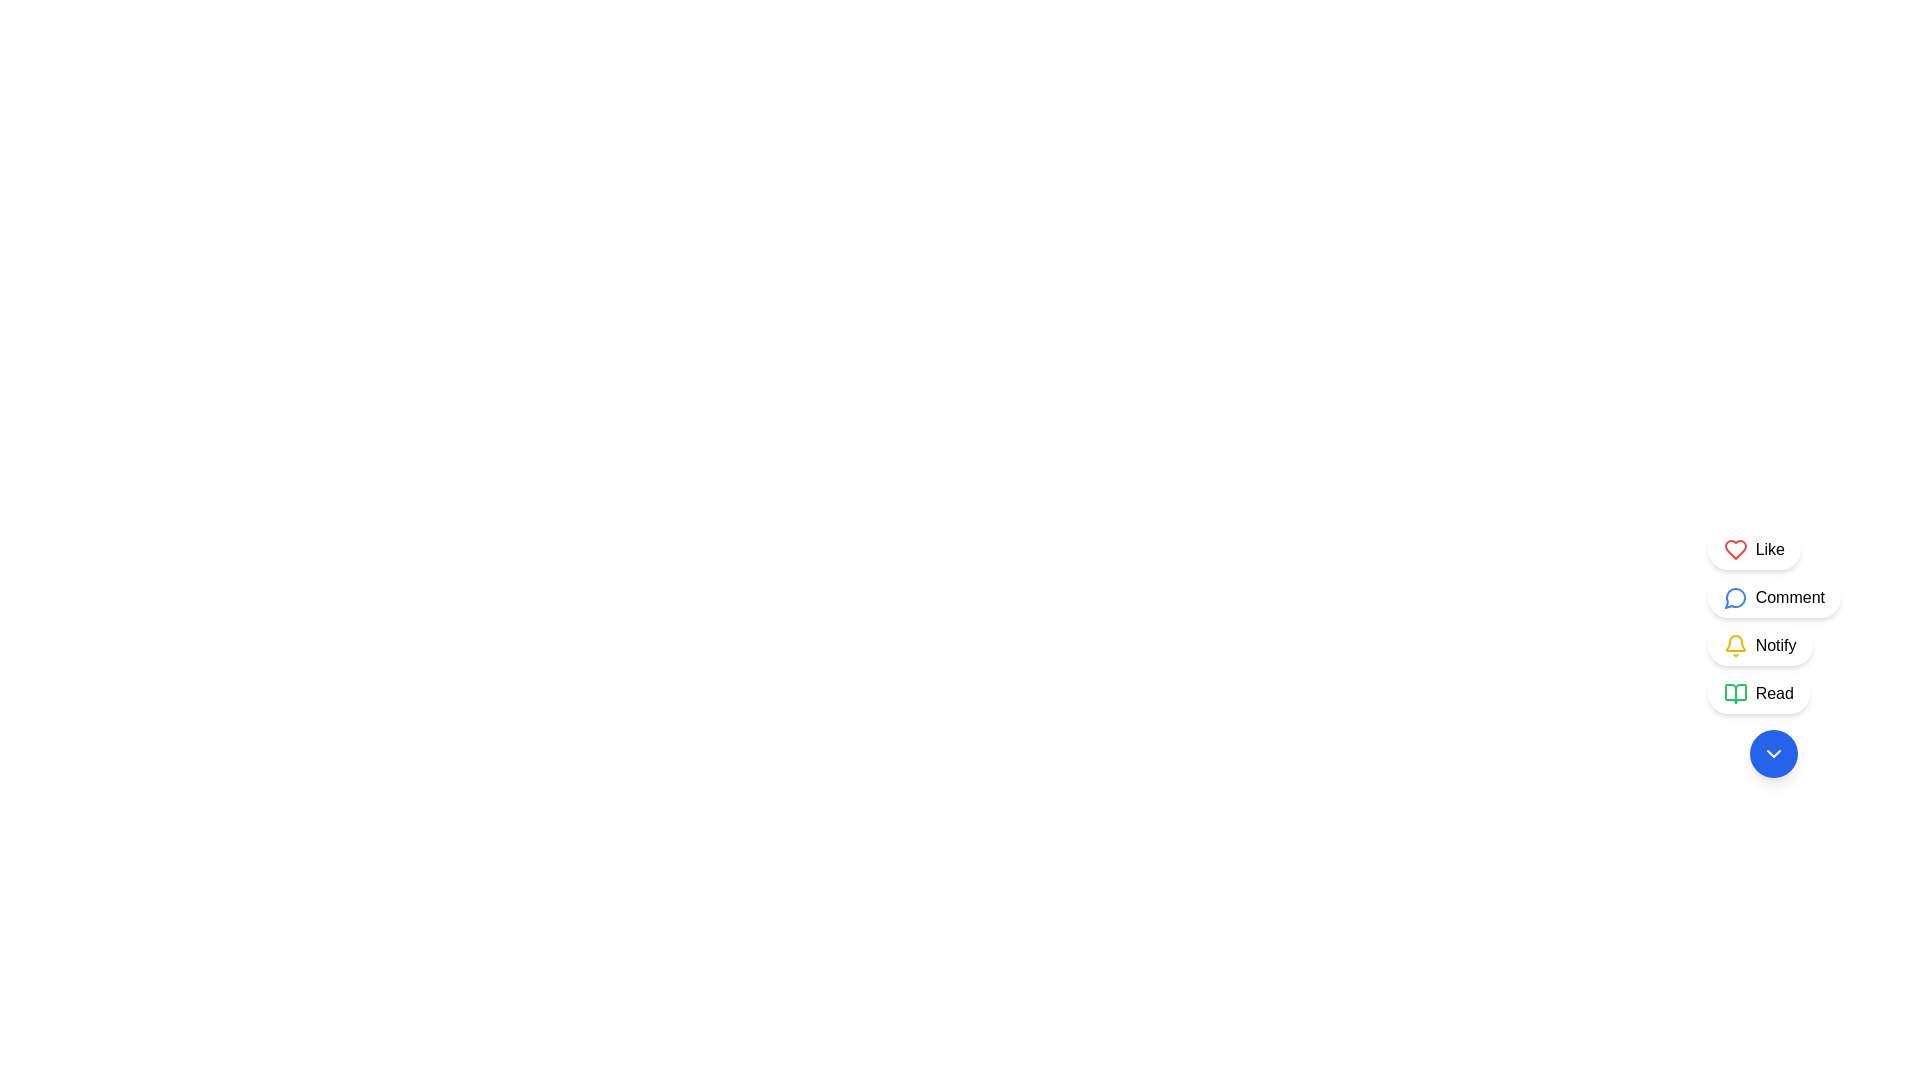  What do you see at coordinates (1753, 550) in the screenshot?
I see `the 'Like' button, which is the first button at the top of a vertical list featuring a red heart icon and the text 'Like' in black` at bounding box center [1753, 550].